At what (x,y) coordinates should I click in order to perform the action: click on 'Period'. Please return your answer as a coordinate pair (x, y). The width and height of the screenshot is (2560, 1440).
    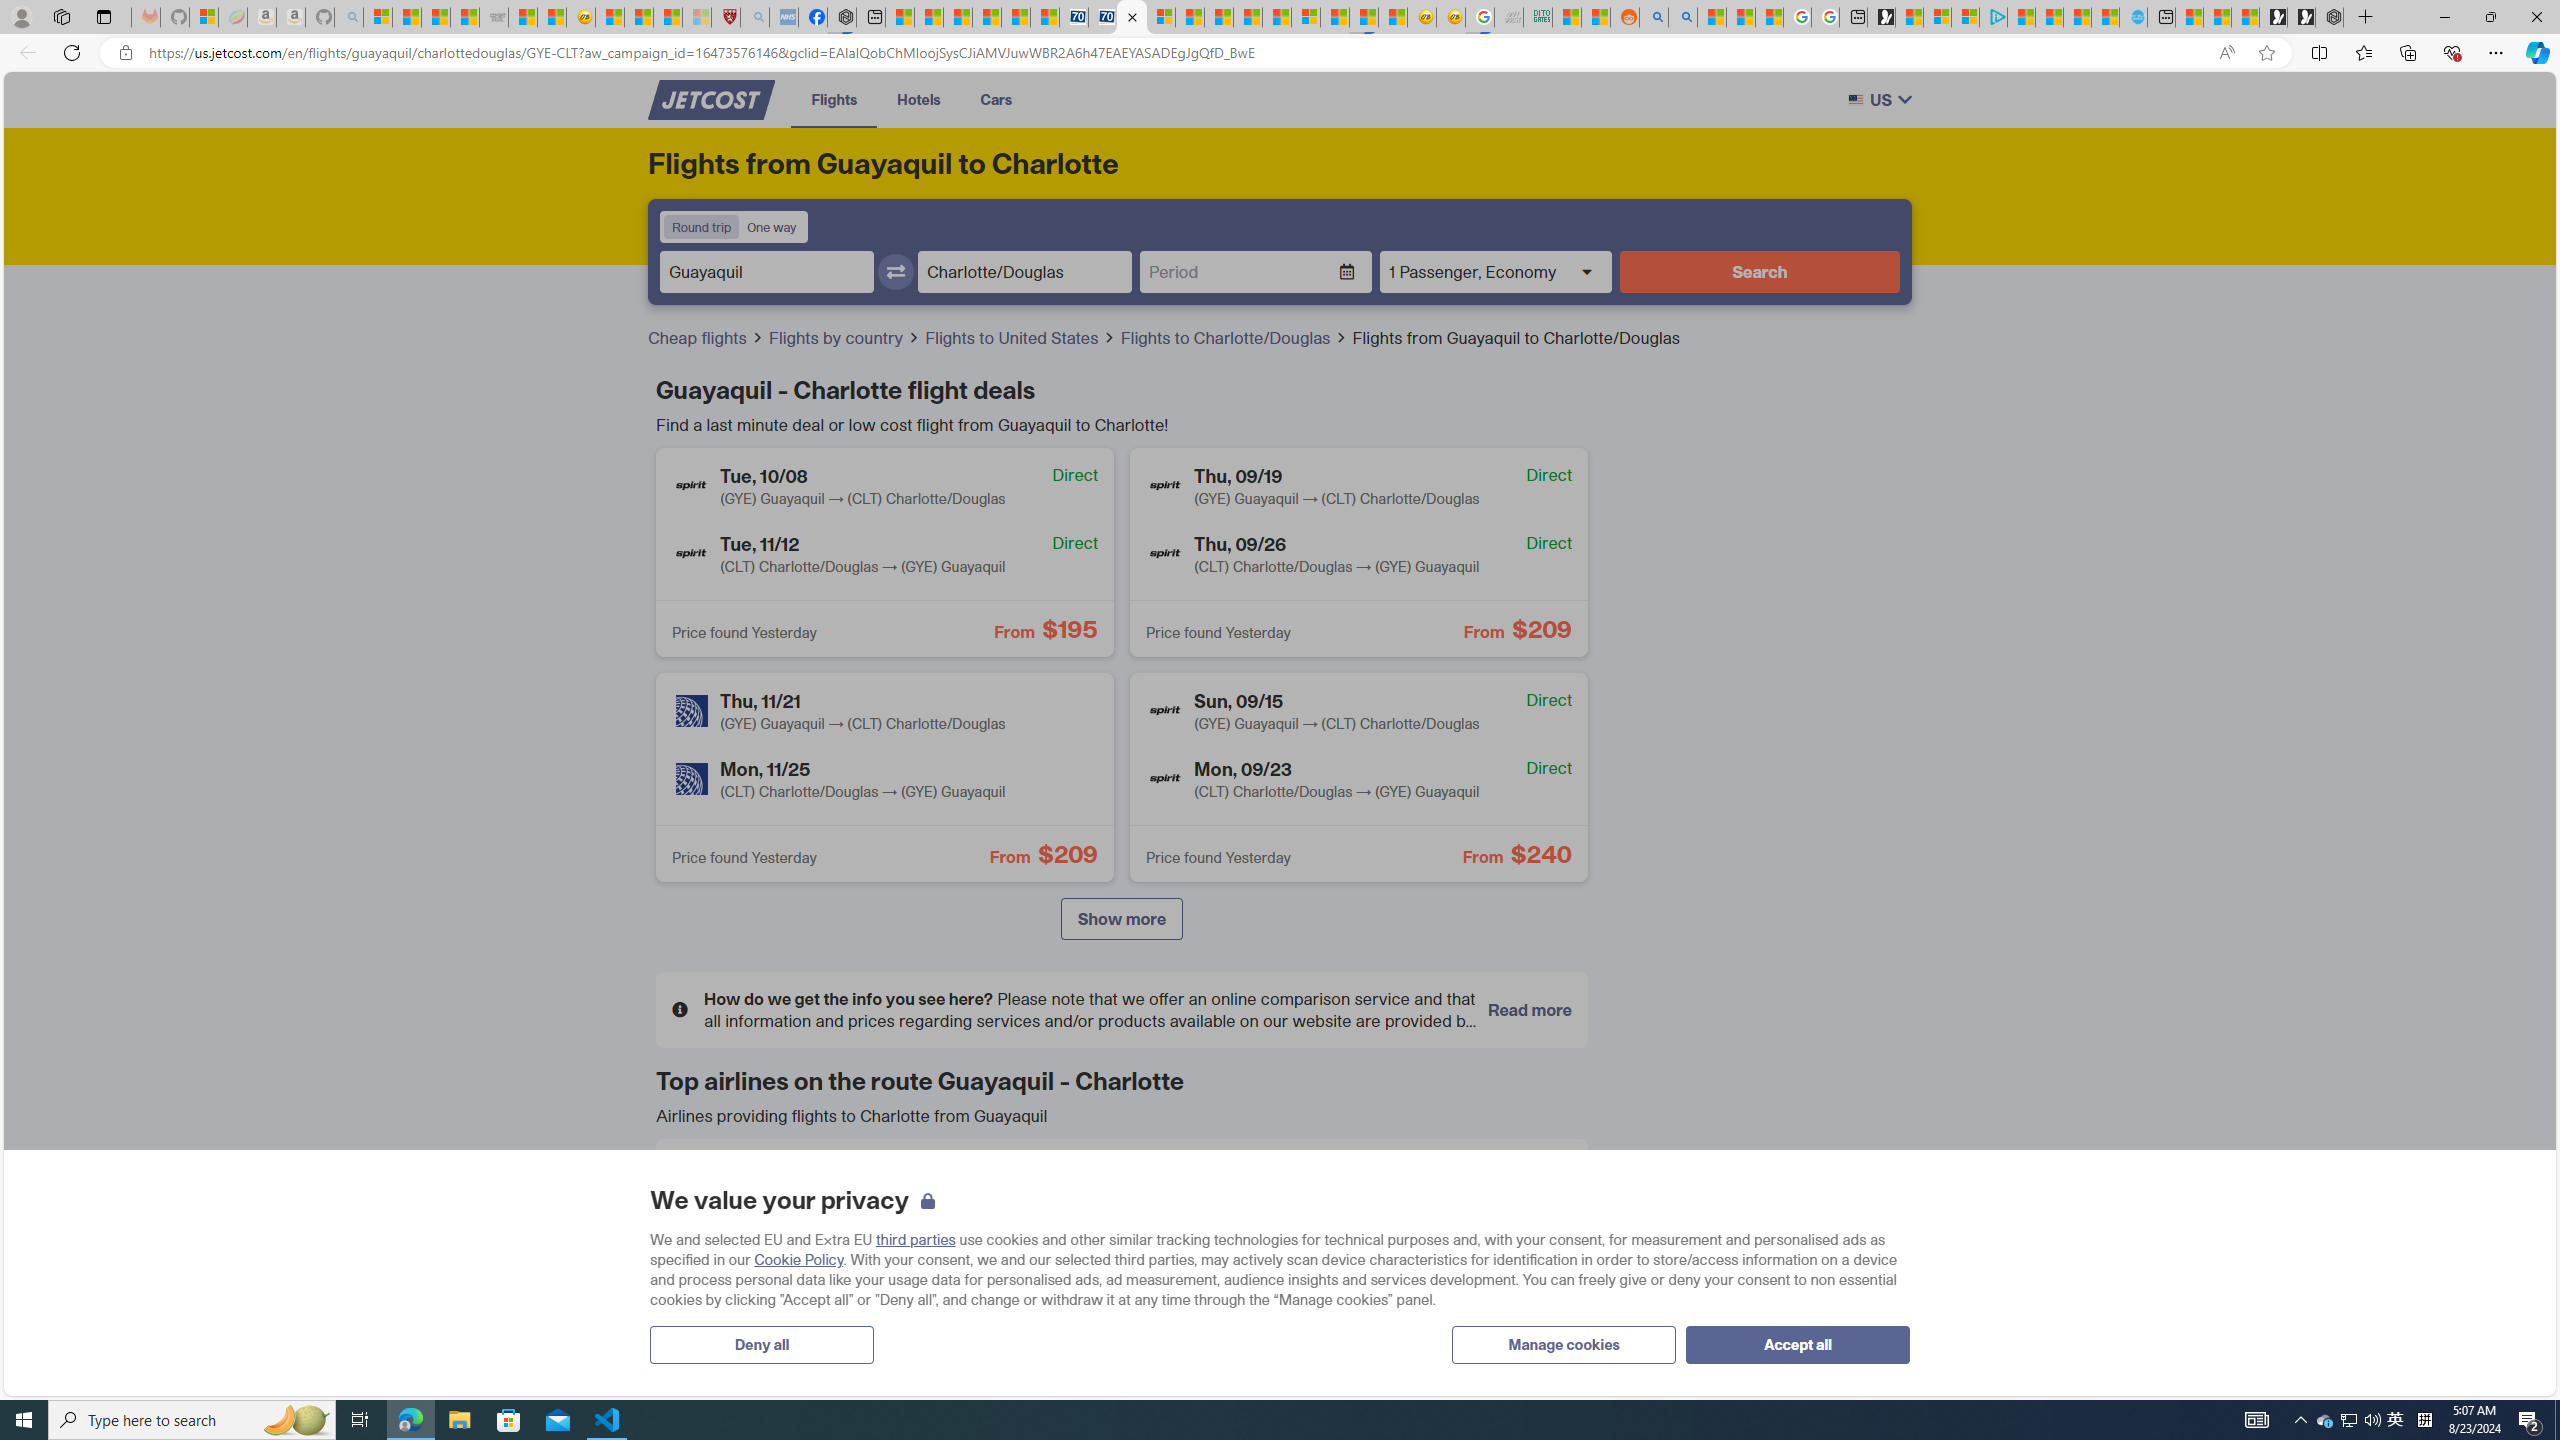
    Looking at the image, I should click on (1239, 271).